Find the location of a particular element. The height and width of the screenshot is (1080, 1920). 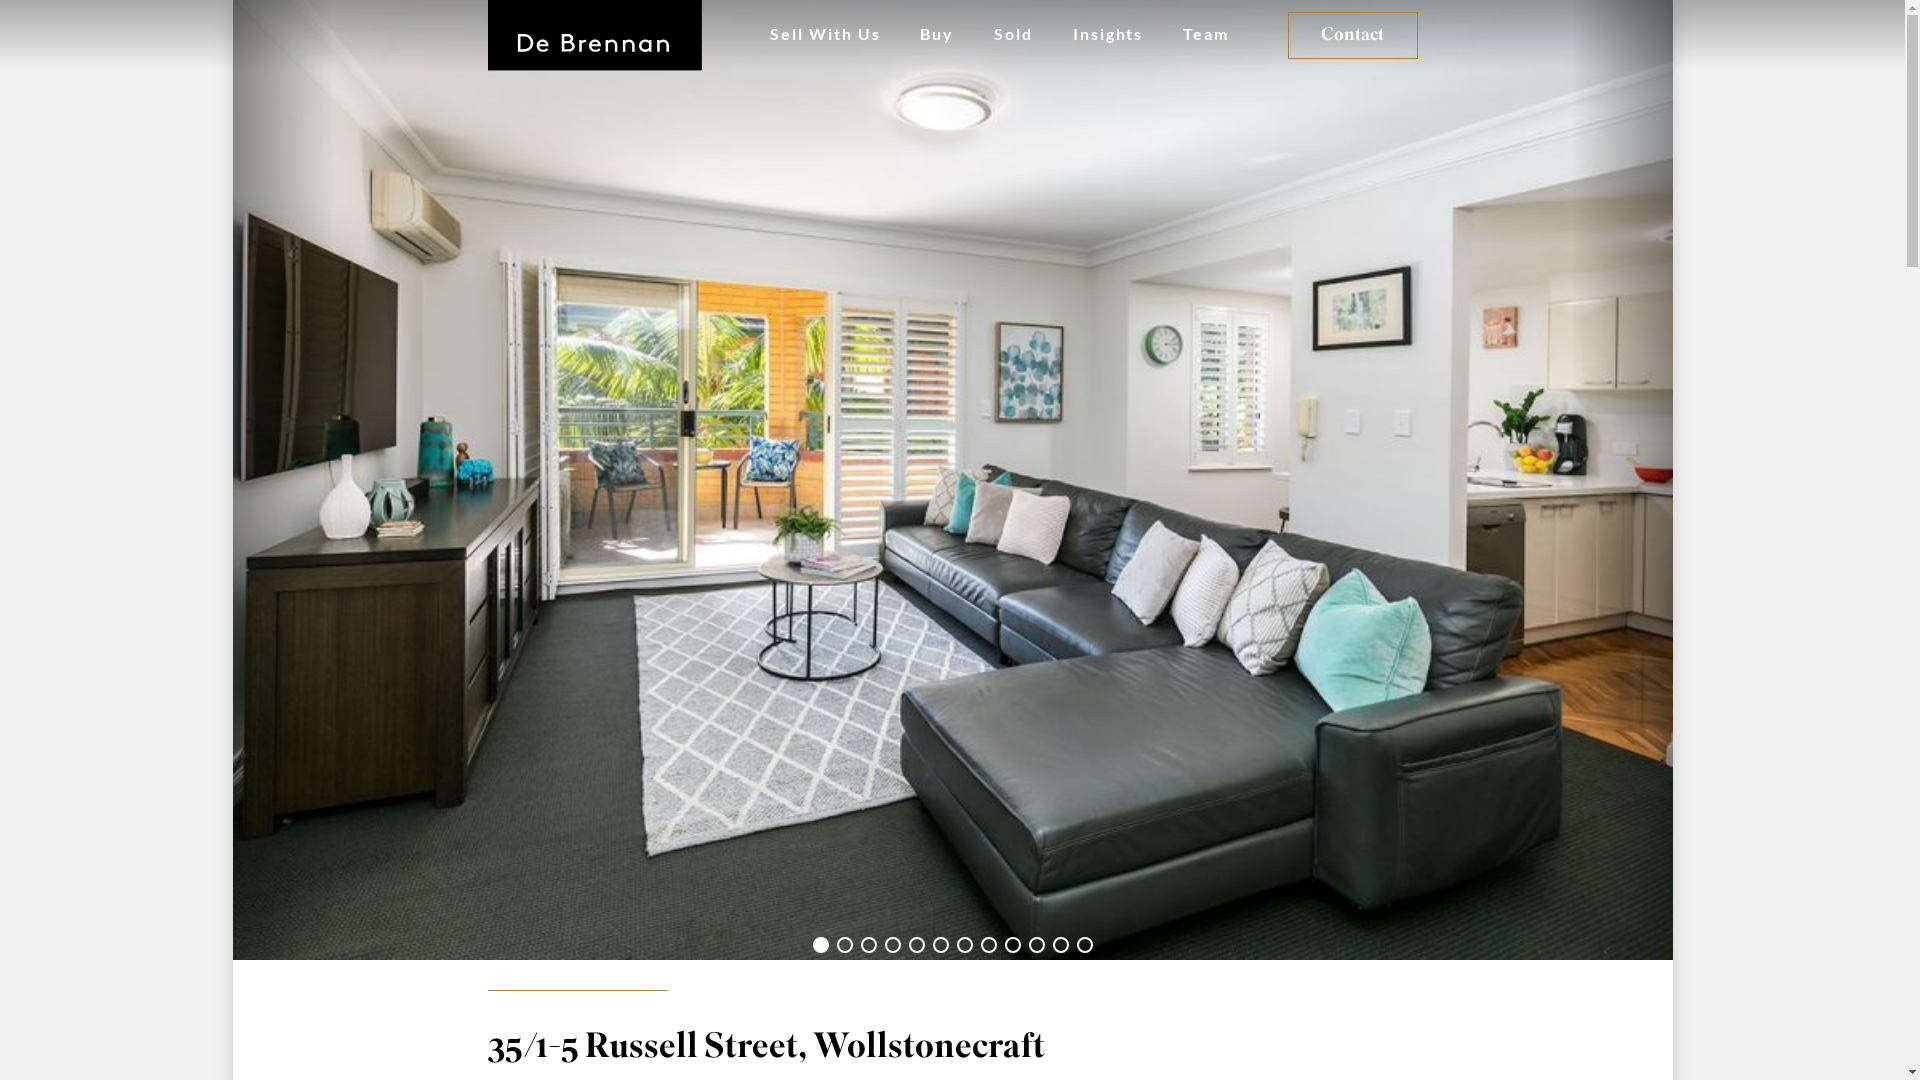

'9' is located at coordinates (1012, 945).